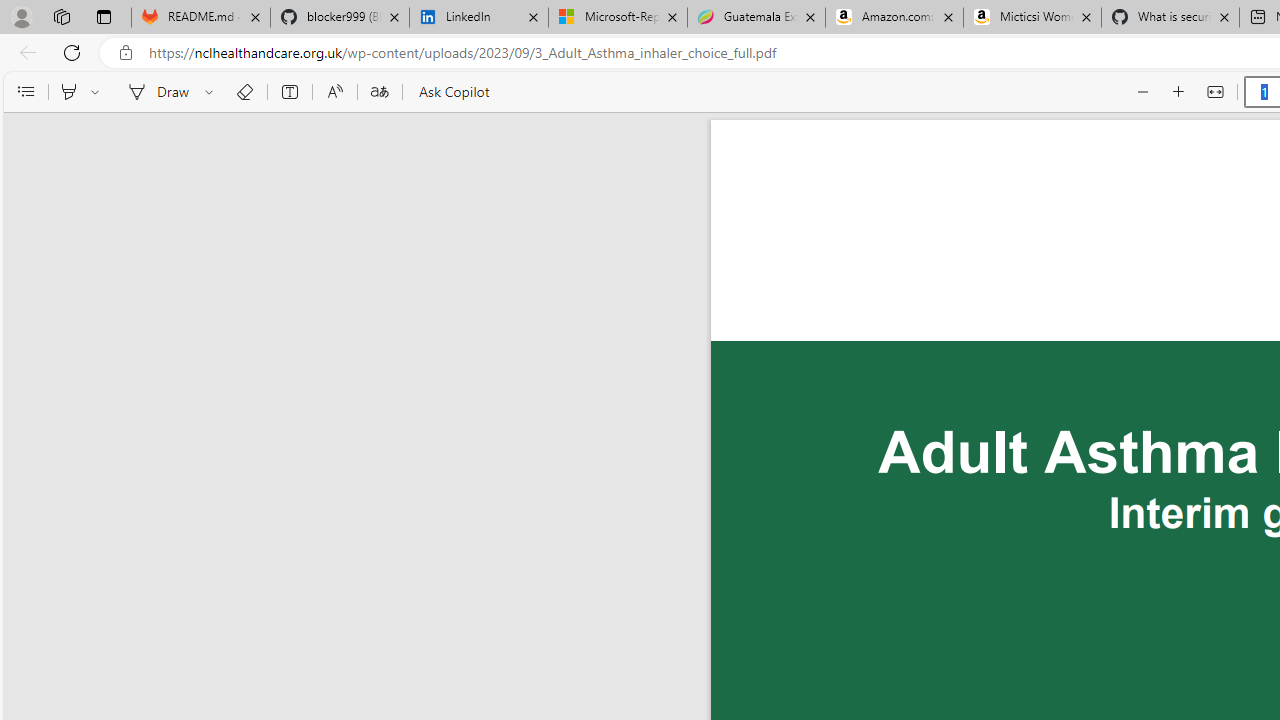  I want to click on 'Erase', so click(243, 92).